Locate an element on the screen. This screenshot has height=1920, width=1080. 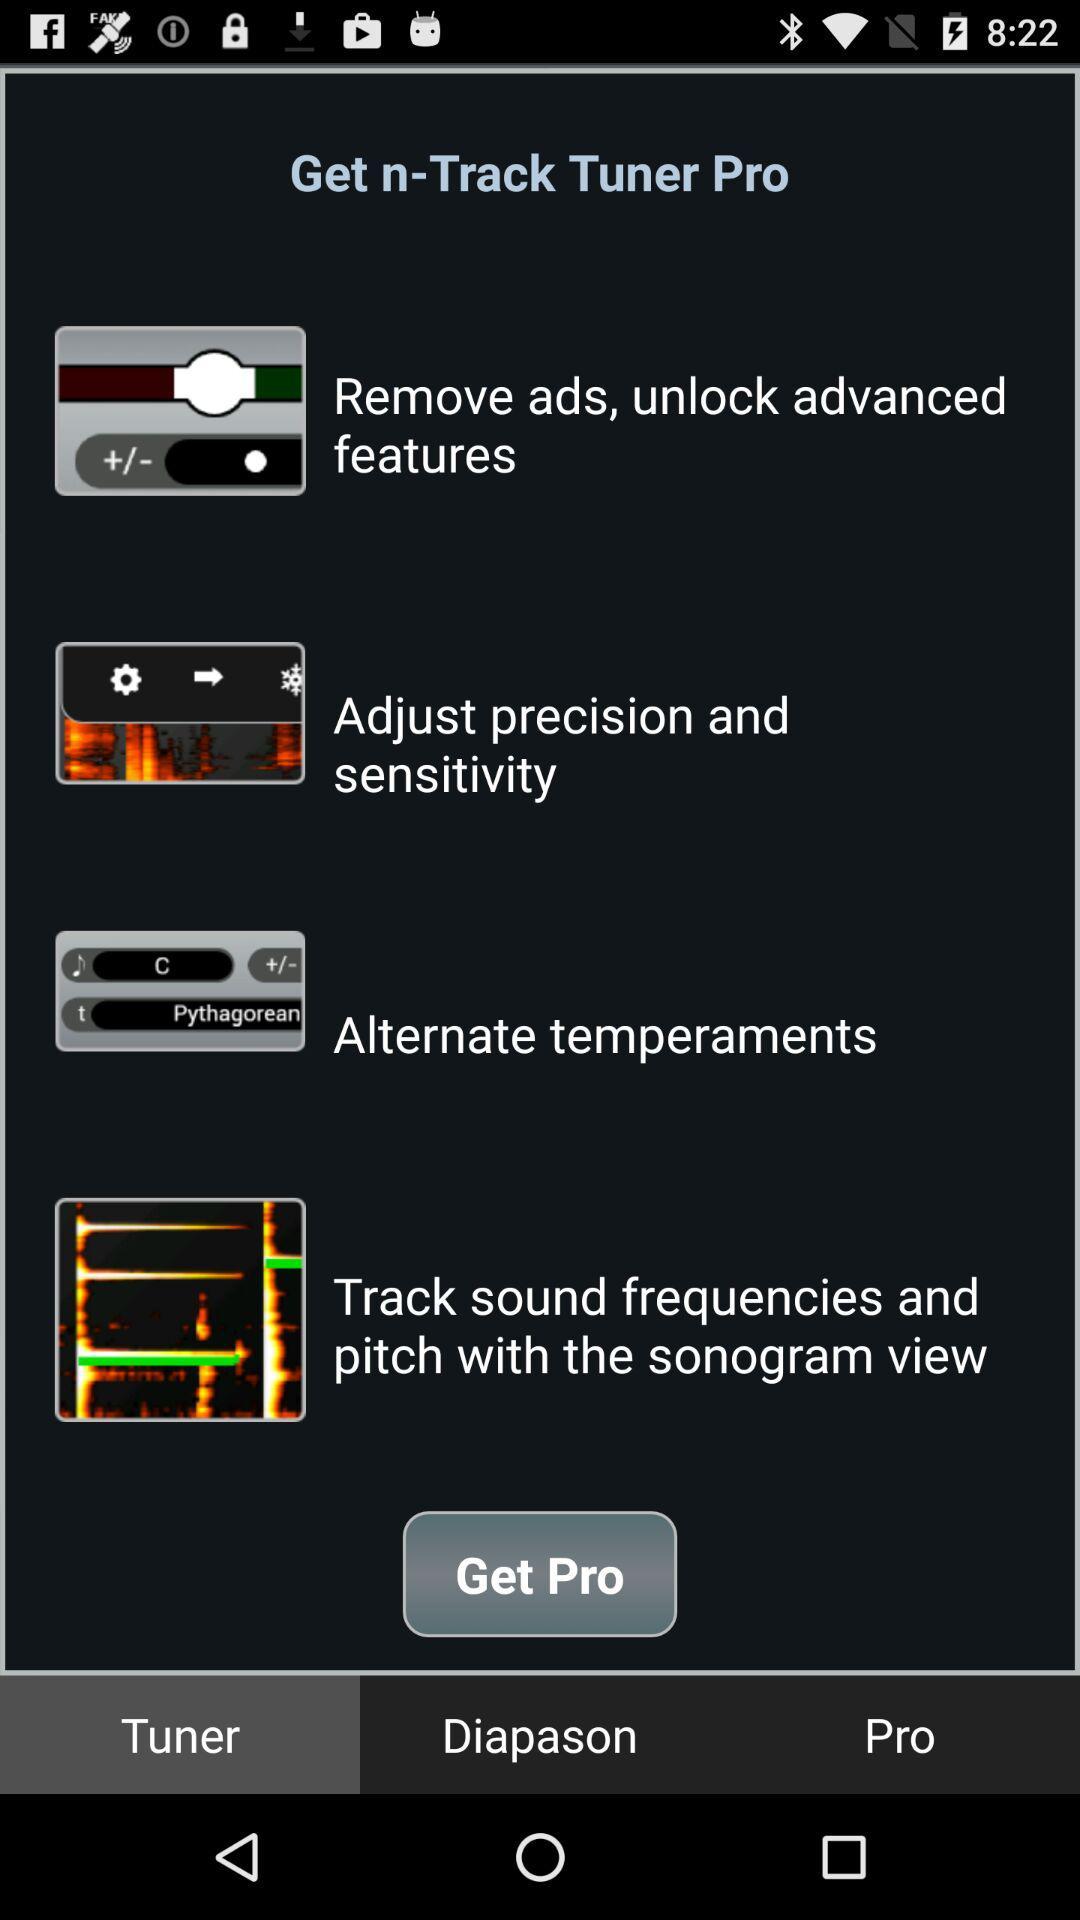
the diapason is located at coordinates (540, 1733).